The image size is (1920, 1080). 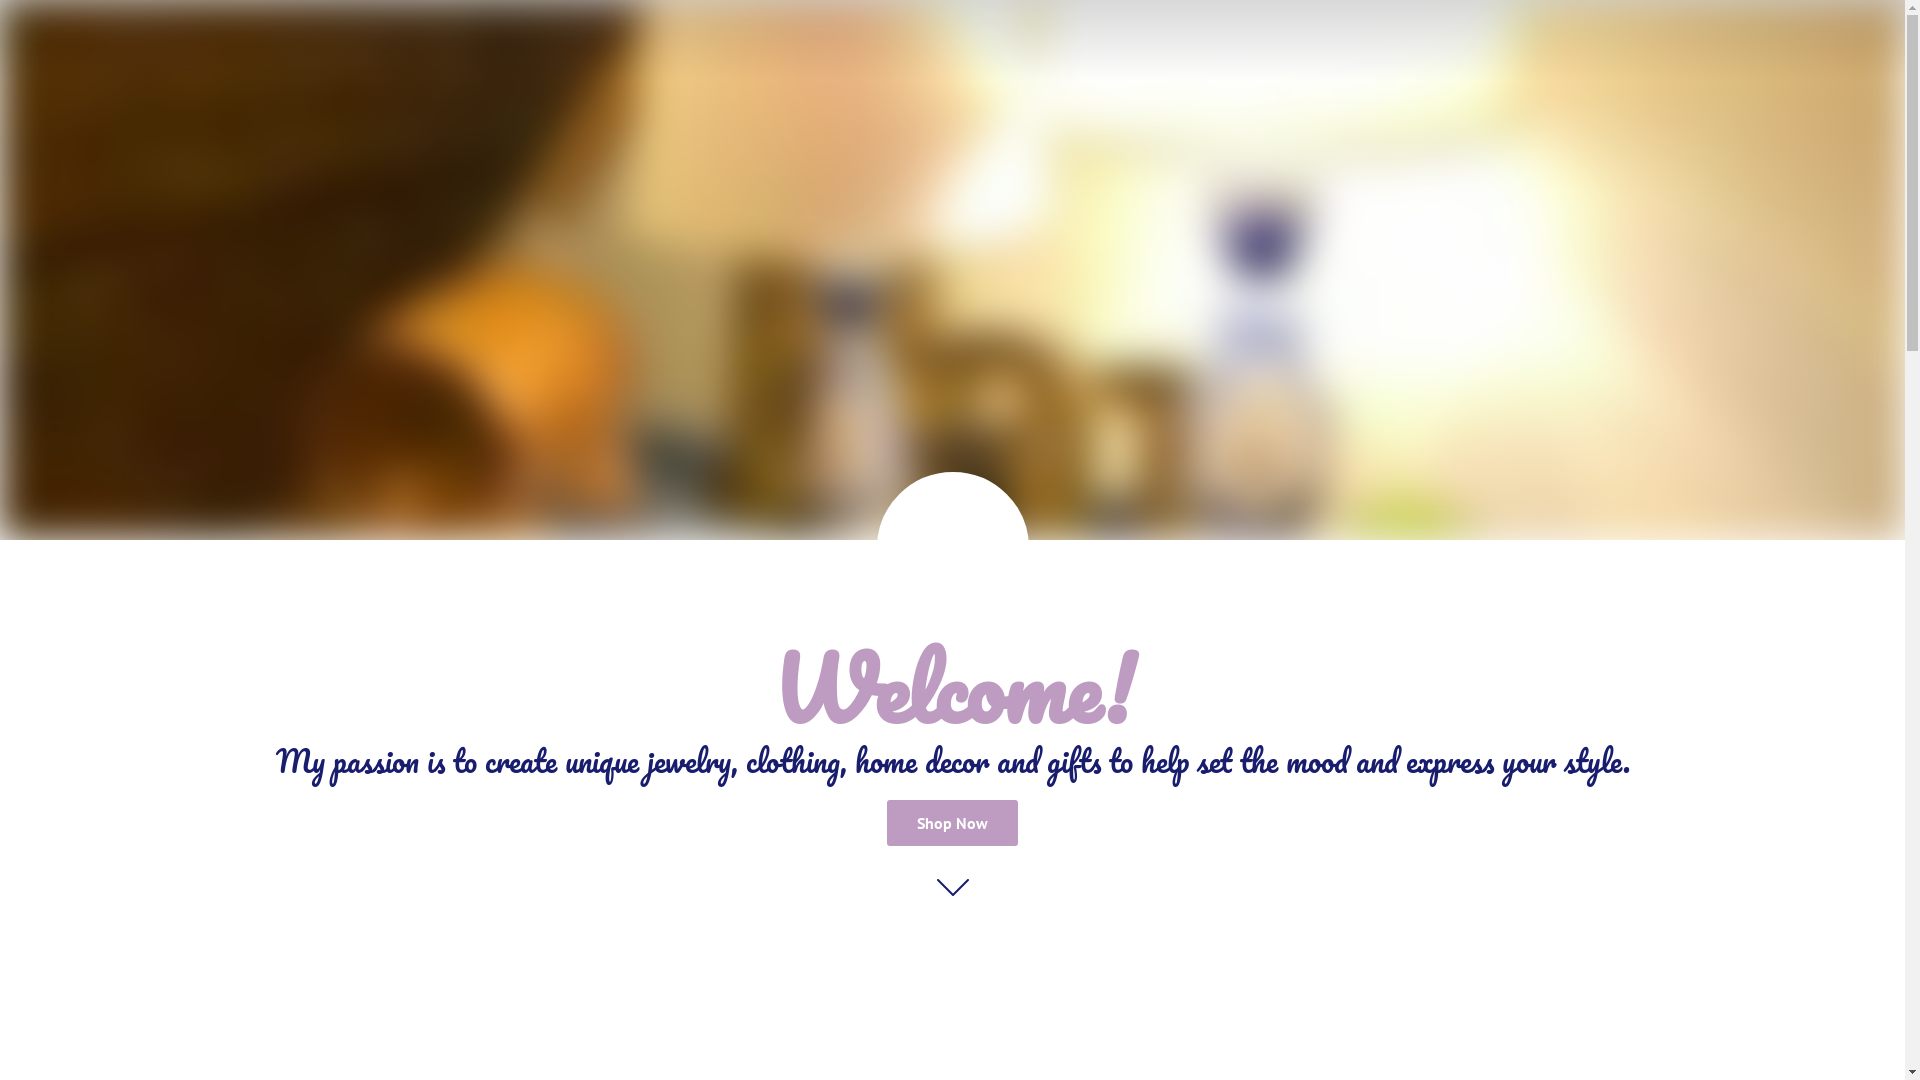 I want to click on 'Shop Now', so click(x=886, y=822).